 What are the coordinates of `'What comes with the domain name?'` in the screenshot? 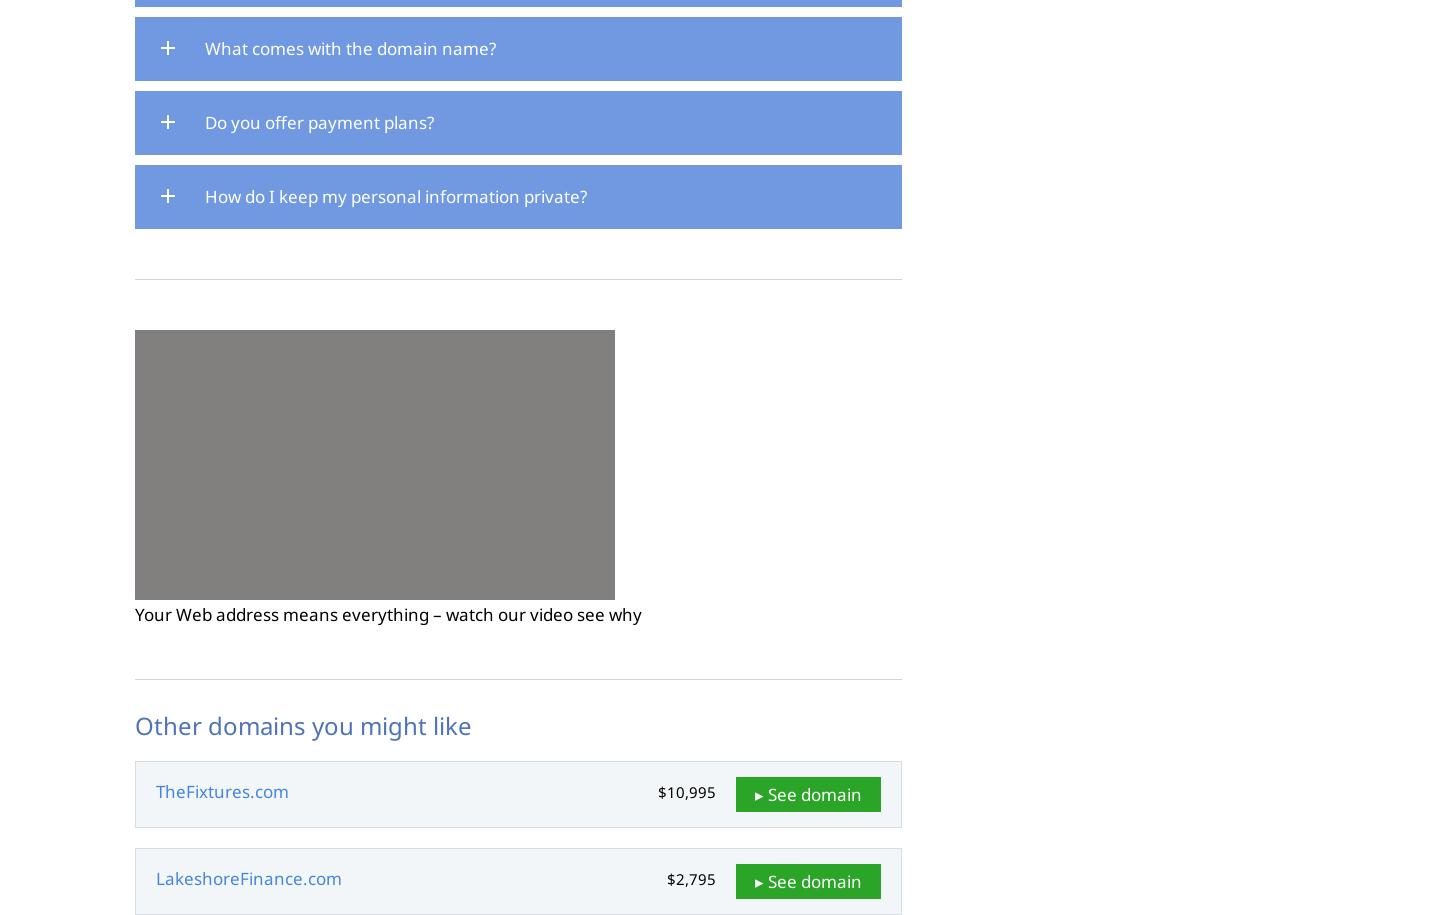 It's located at (350, 48).